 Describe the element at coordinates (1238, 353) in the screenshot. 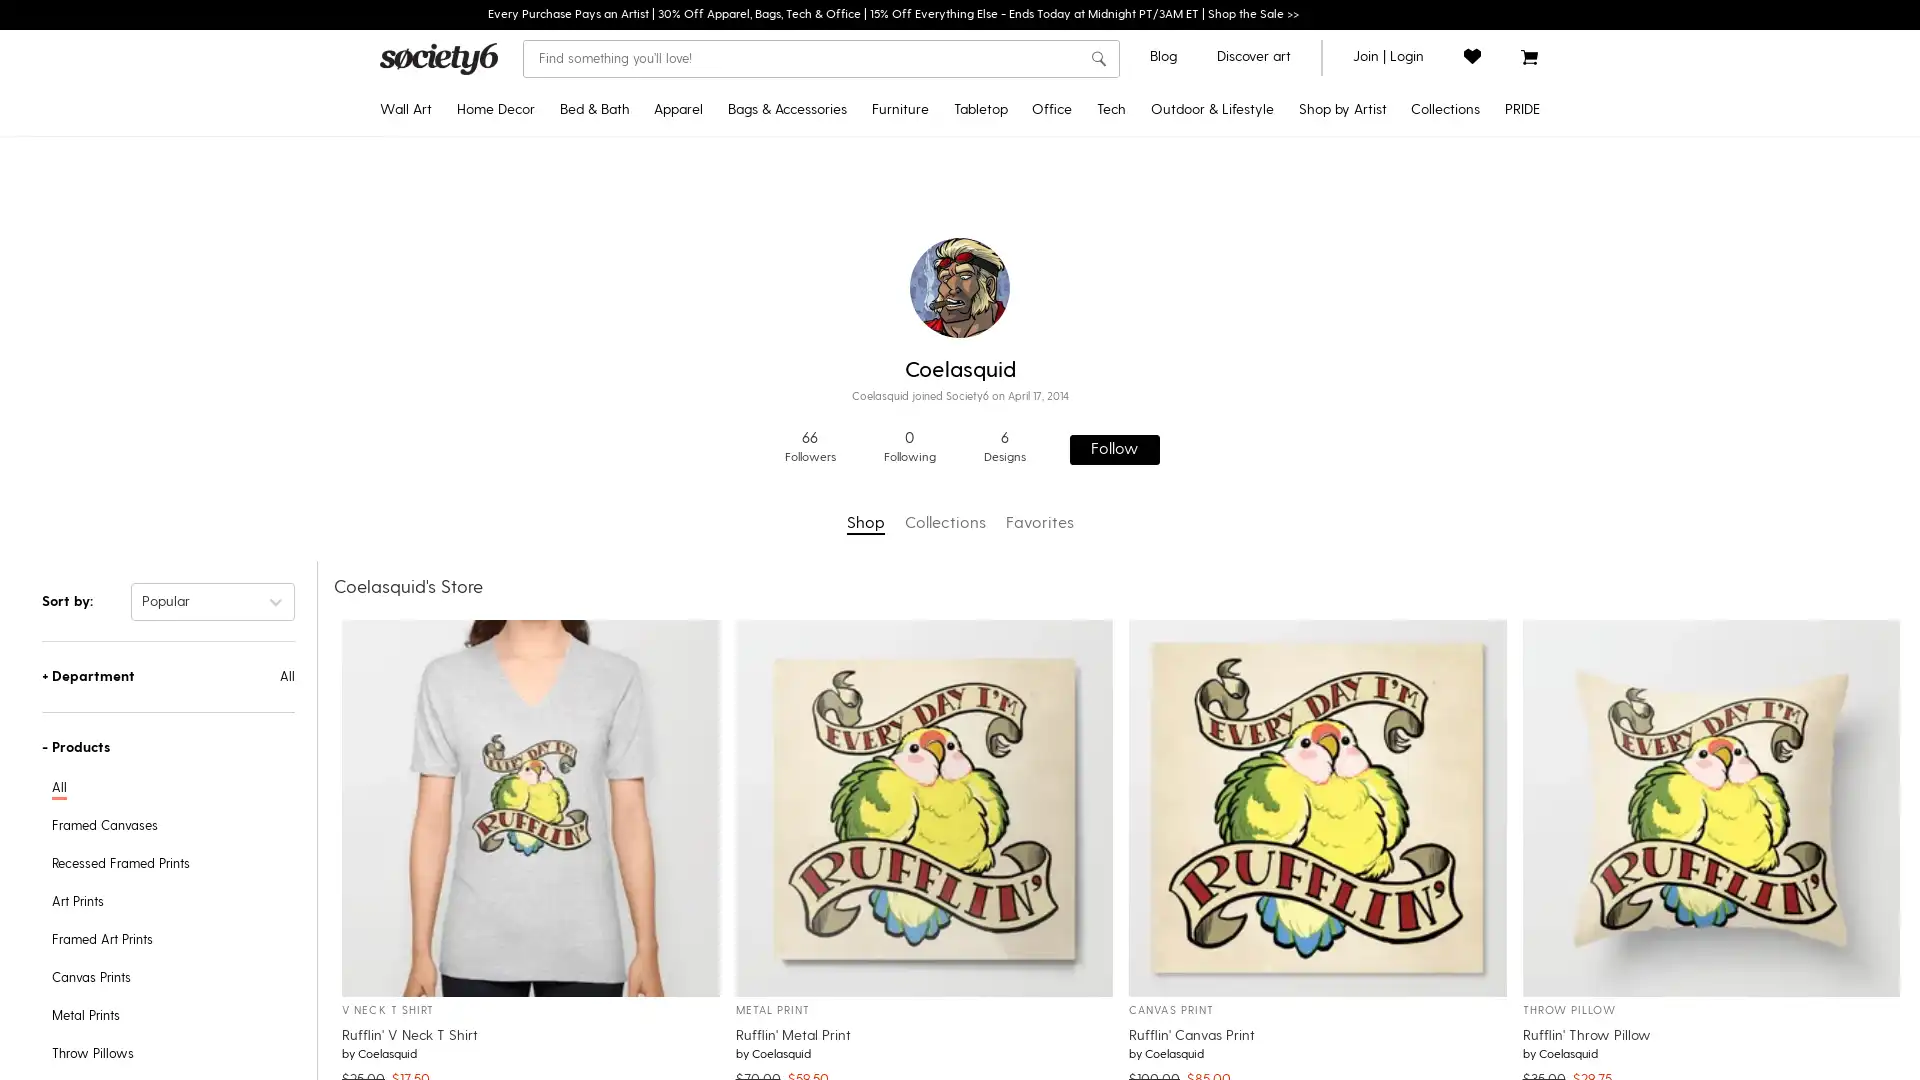

I see `Welcome Mats` at that location.